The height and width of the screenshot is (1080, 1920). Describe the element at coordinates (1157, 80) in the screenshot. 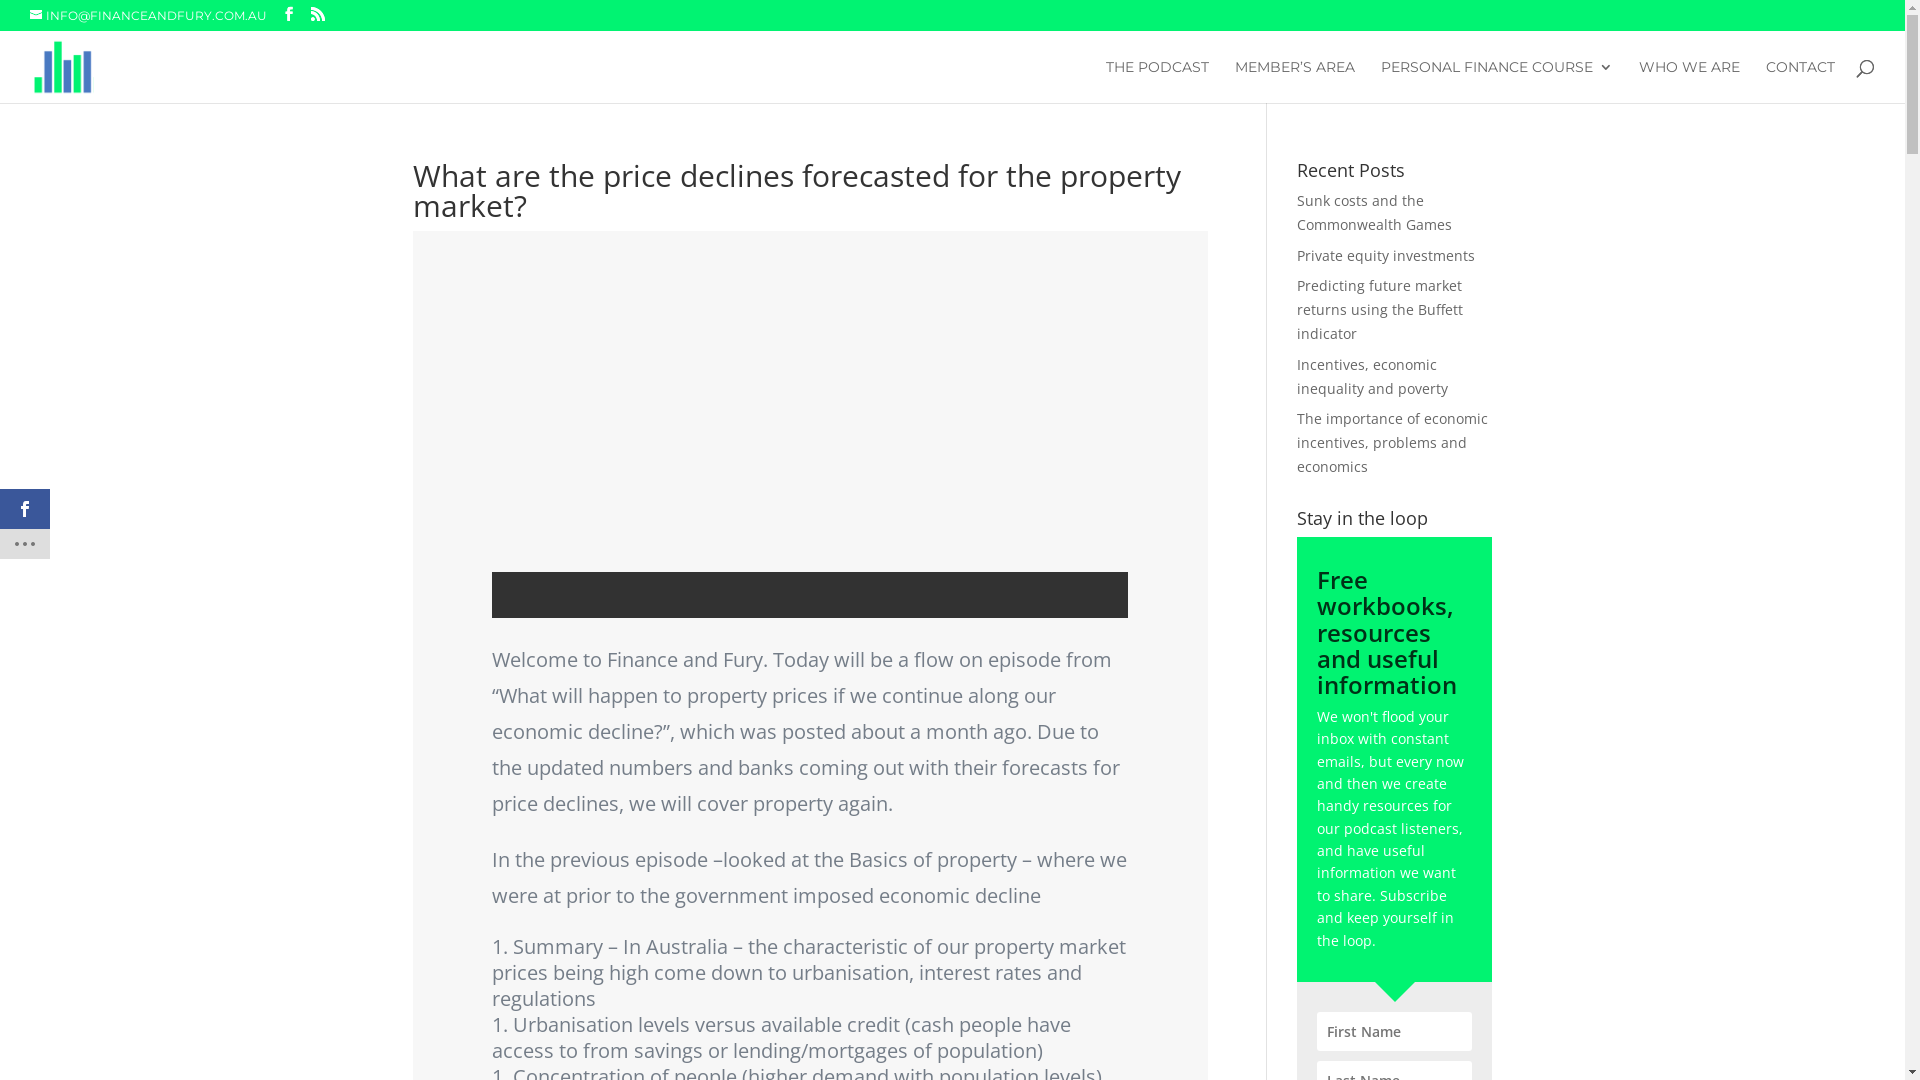

I see `'THE PODCAST'` at that location.